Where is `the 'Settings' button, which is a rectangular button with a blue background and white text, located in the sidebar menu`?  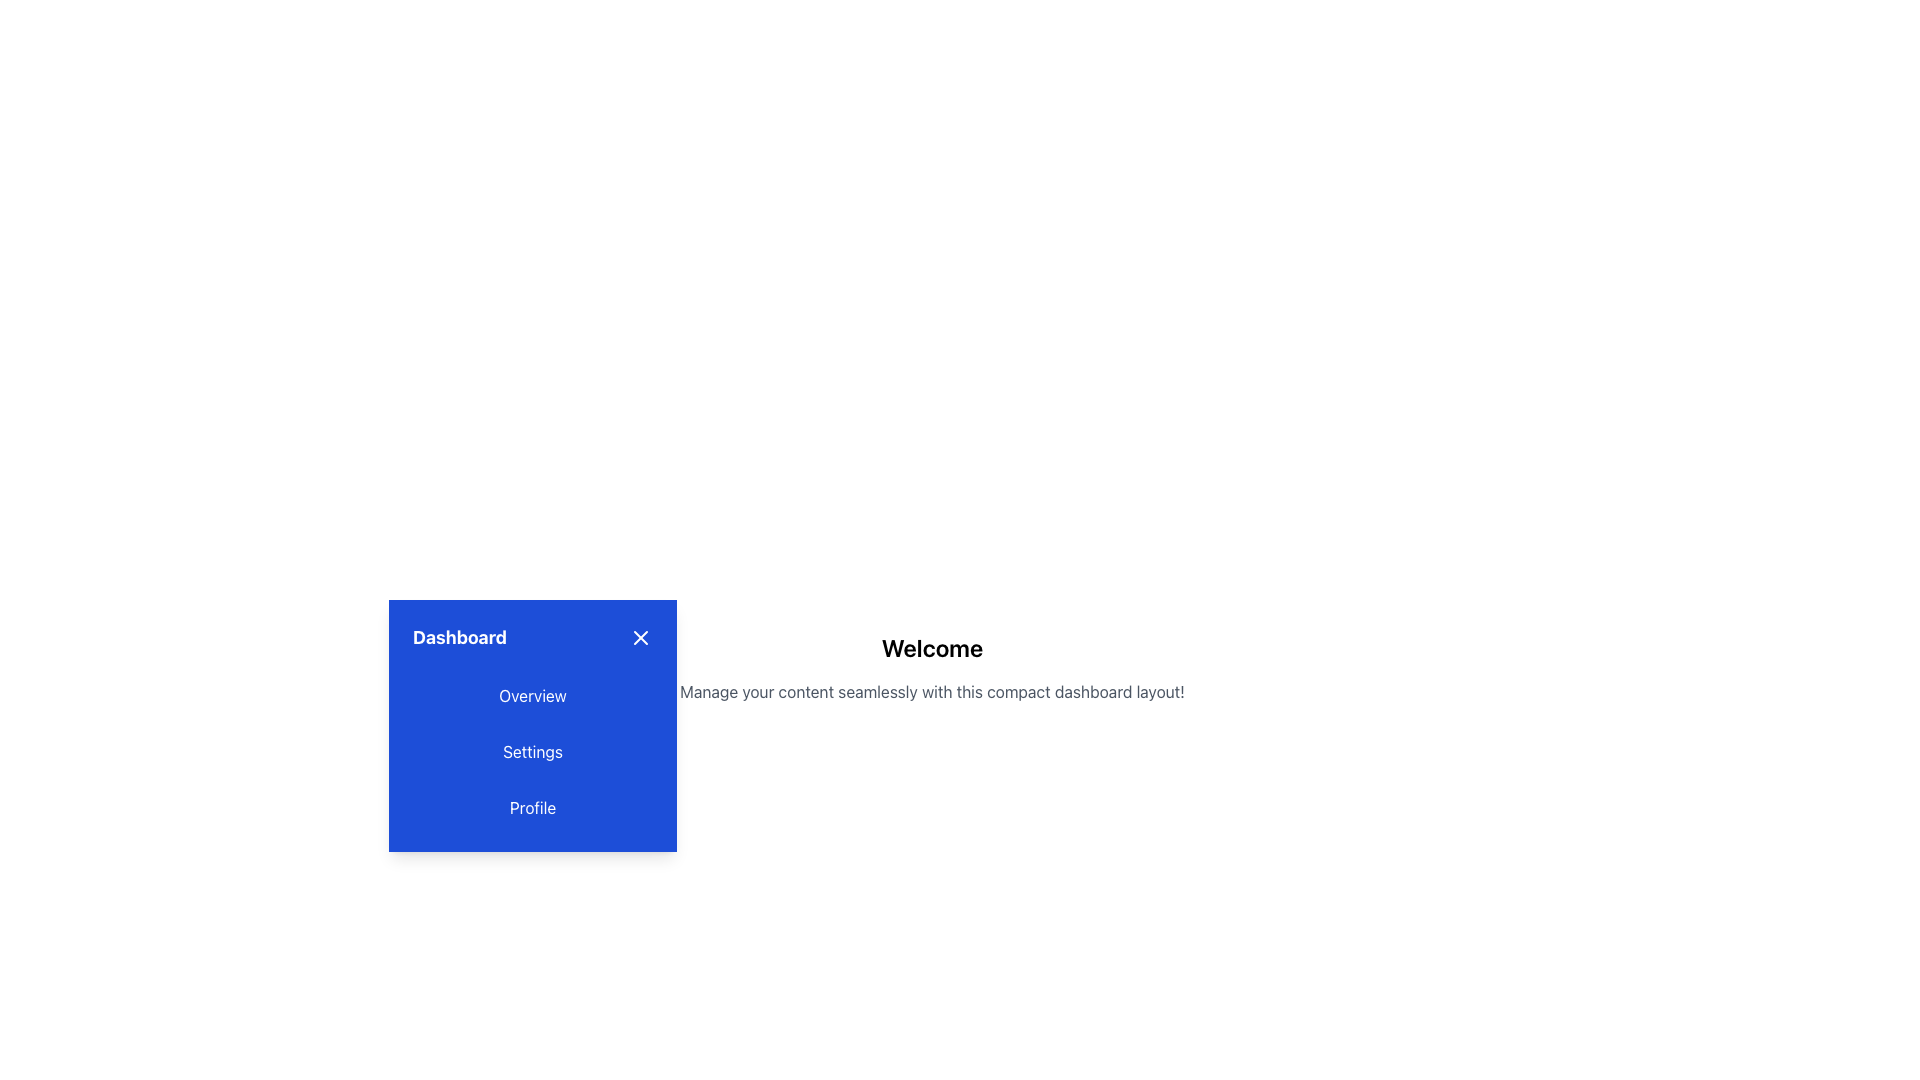
the 'Settings' button, which is a rectangular button with a blue background and white text, located in the sidebar menu is located at coordinates (532, 752).